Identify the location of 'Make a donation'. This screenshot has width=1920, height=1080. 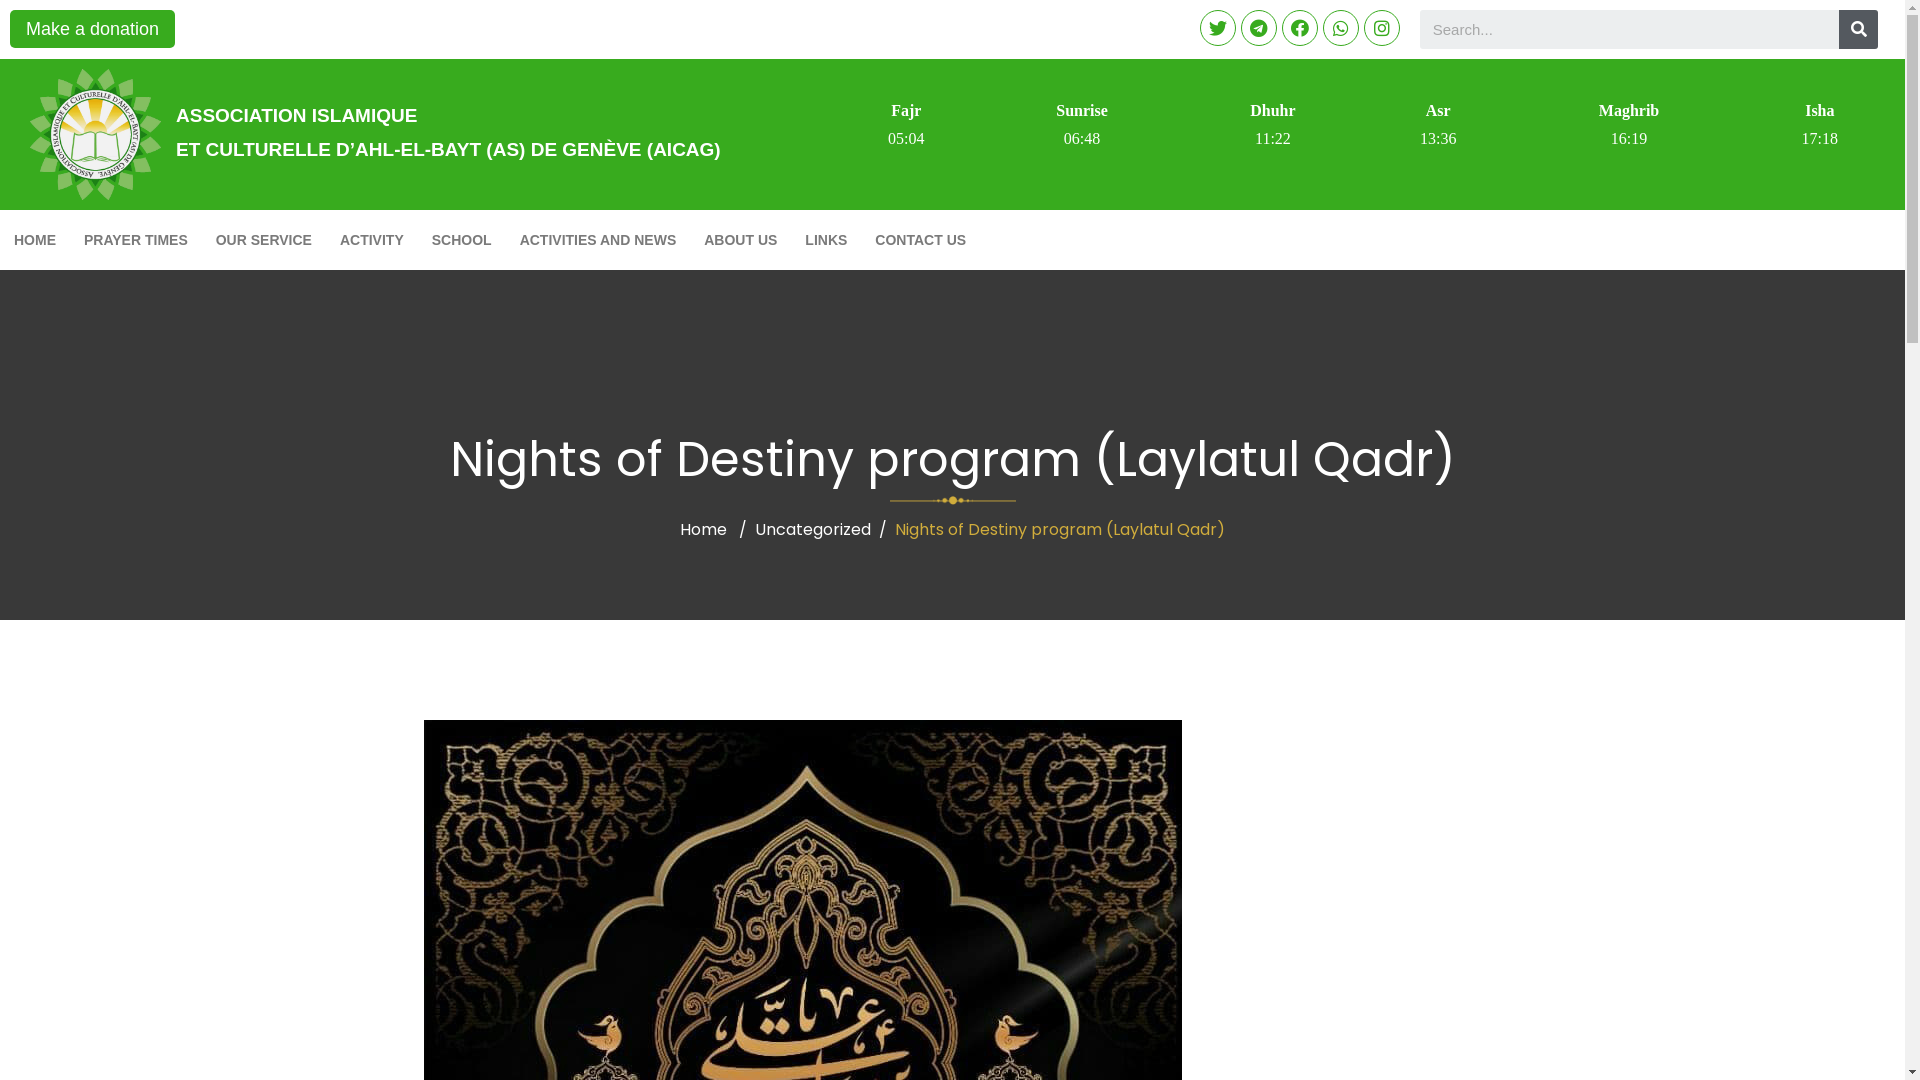
(9, 29).